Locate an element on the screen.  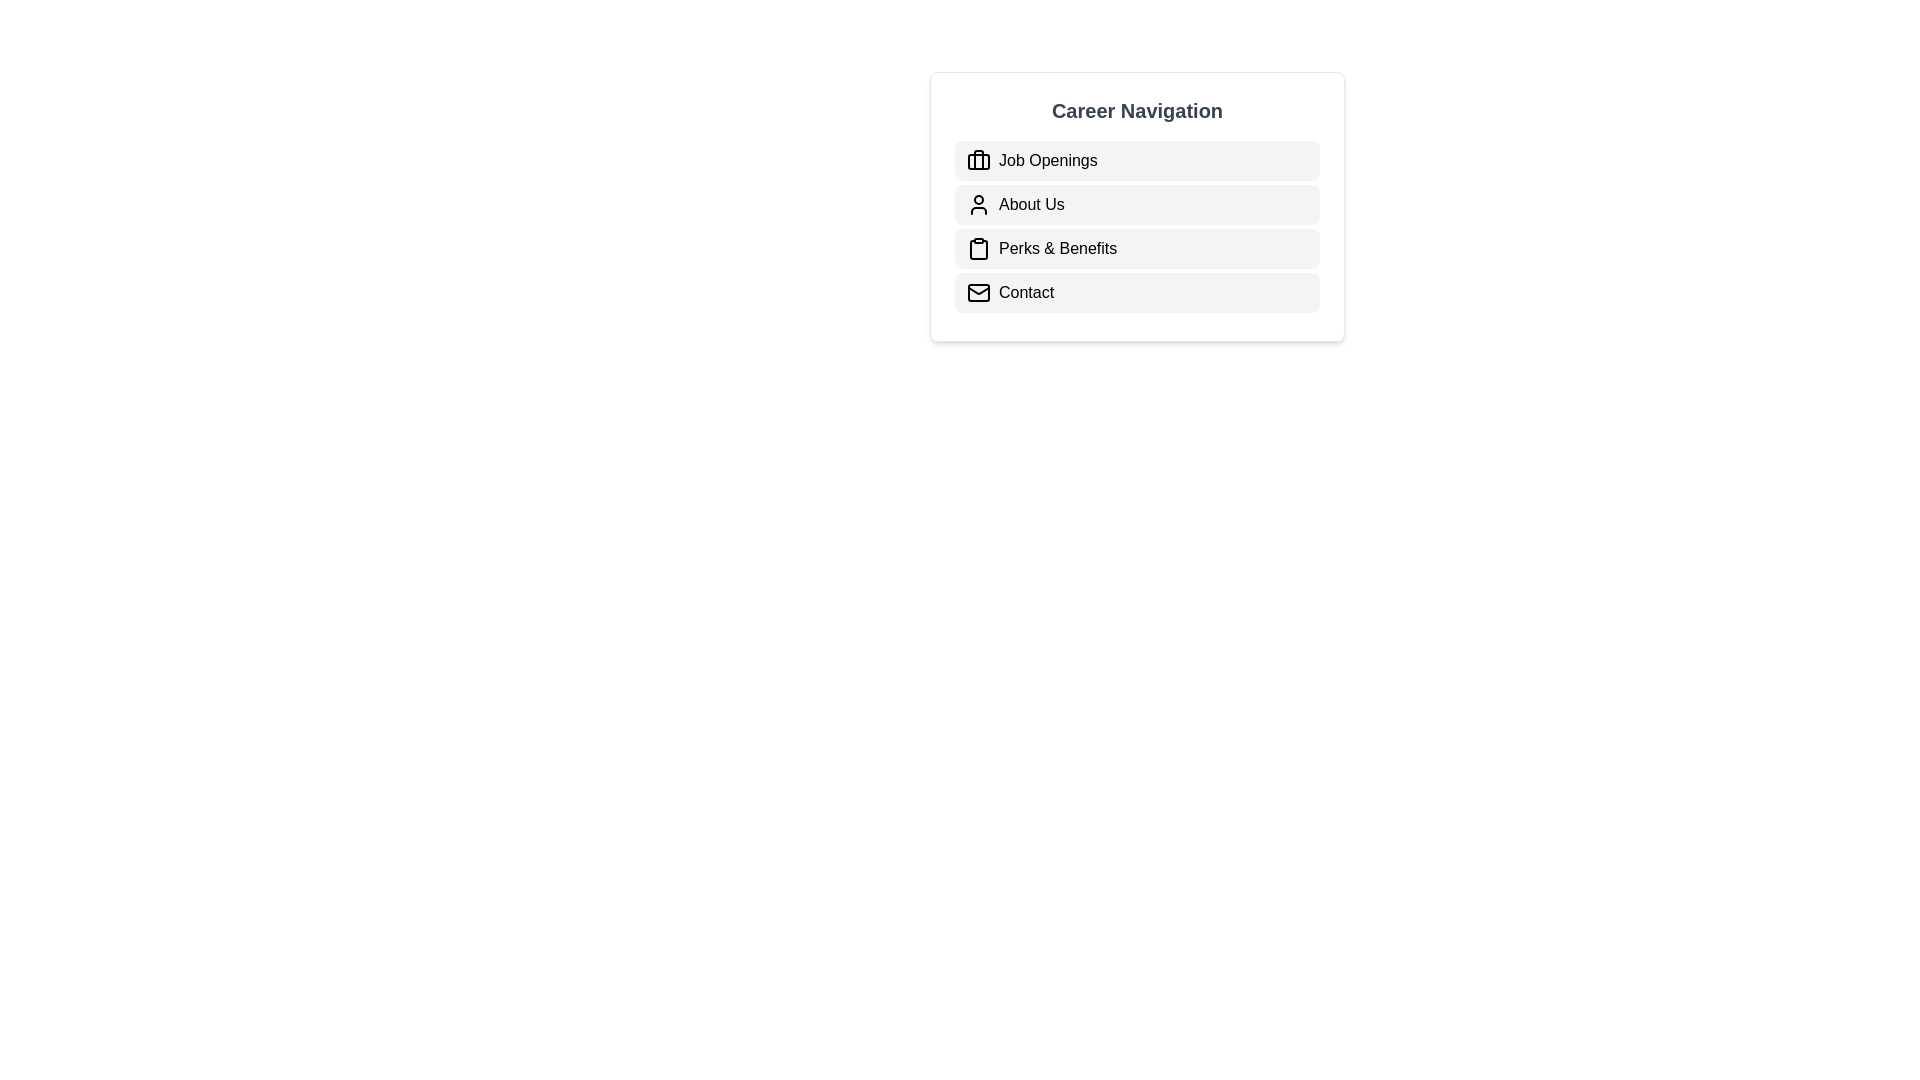
the rectangular shape inside the briefcase icon representing 'Job Openings' in the 'Career Navigation' menu is located at coordinates (979, 161).